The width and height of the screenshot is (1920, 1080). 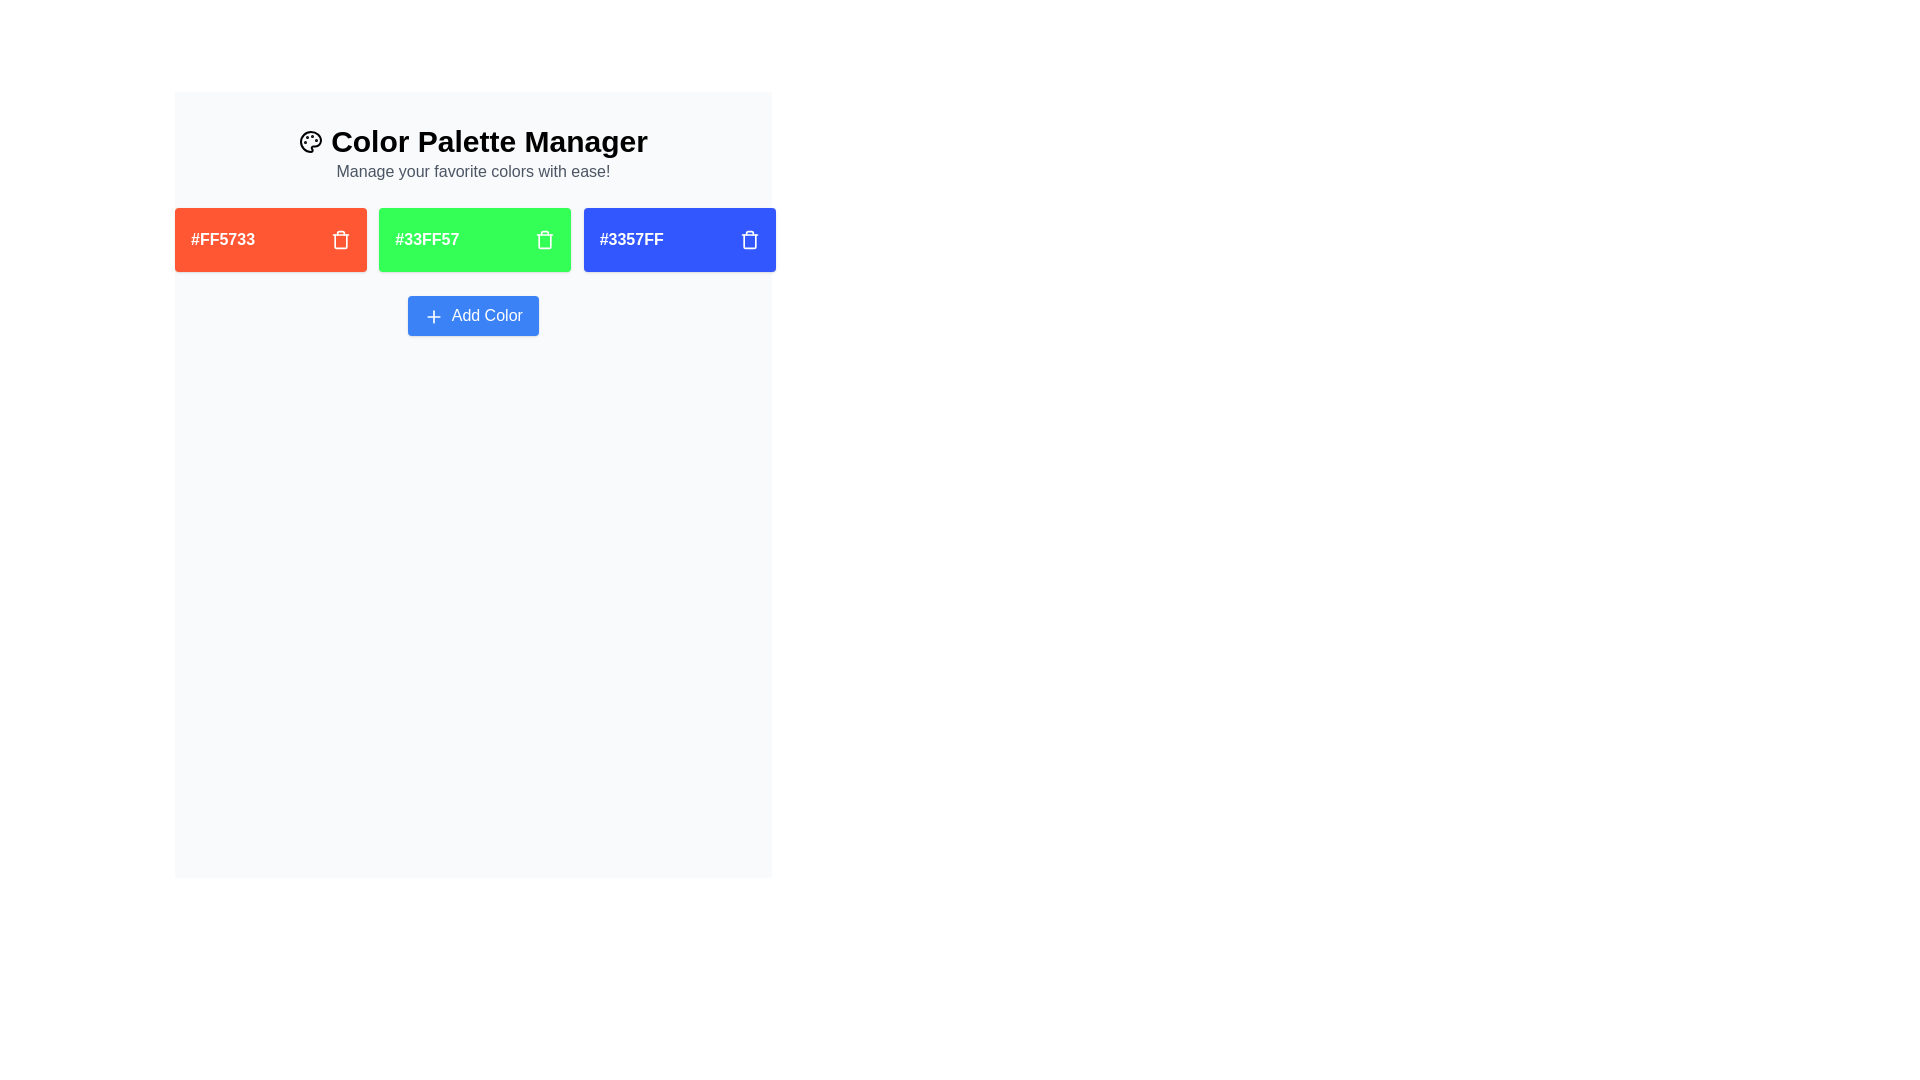 I want to click on the descriptive subtitle text element located directly below the 'Color Palette Manager' title, so click(x=472, y=171).